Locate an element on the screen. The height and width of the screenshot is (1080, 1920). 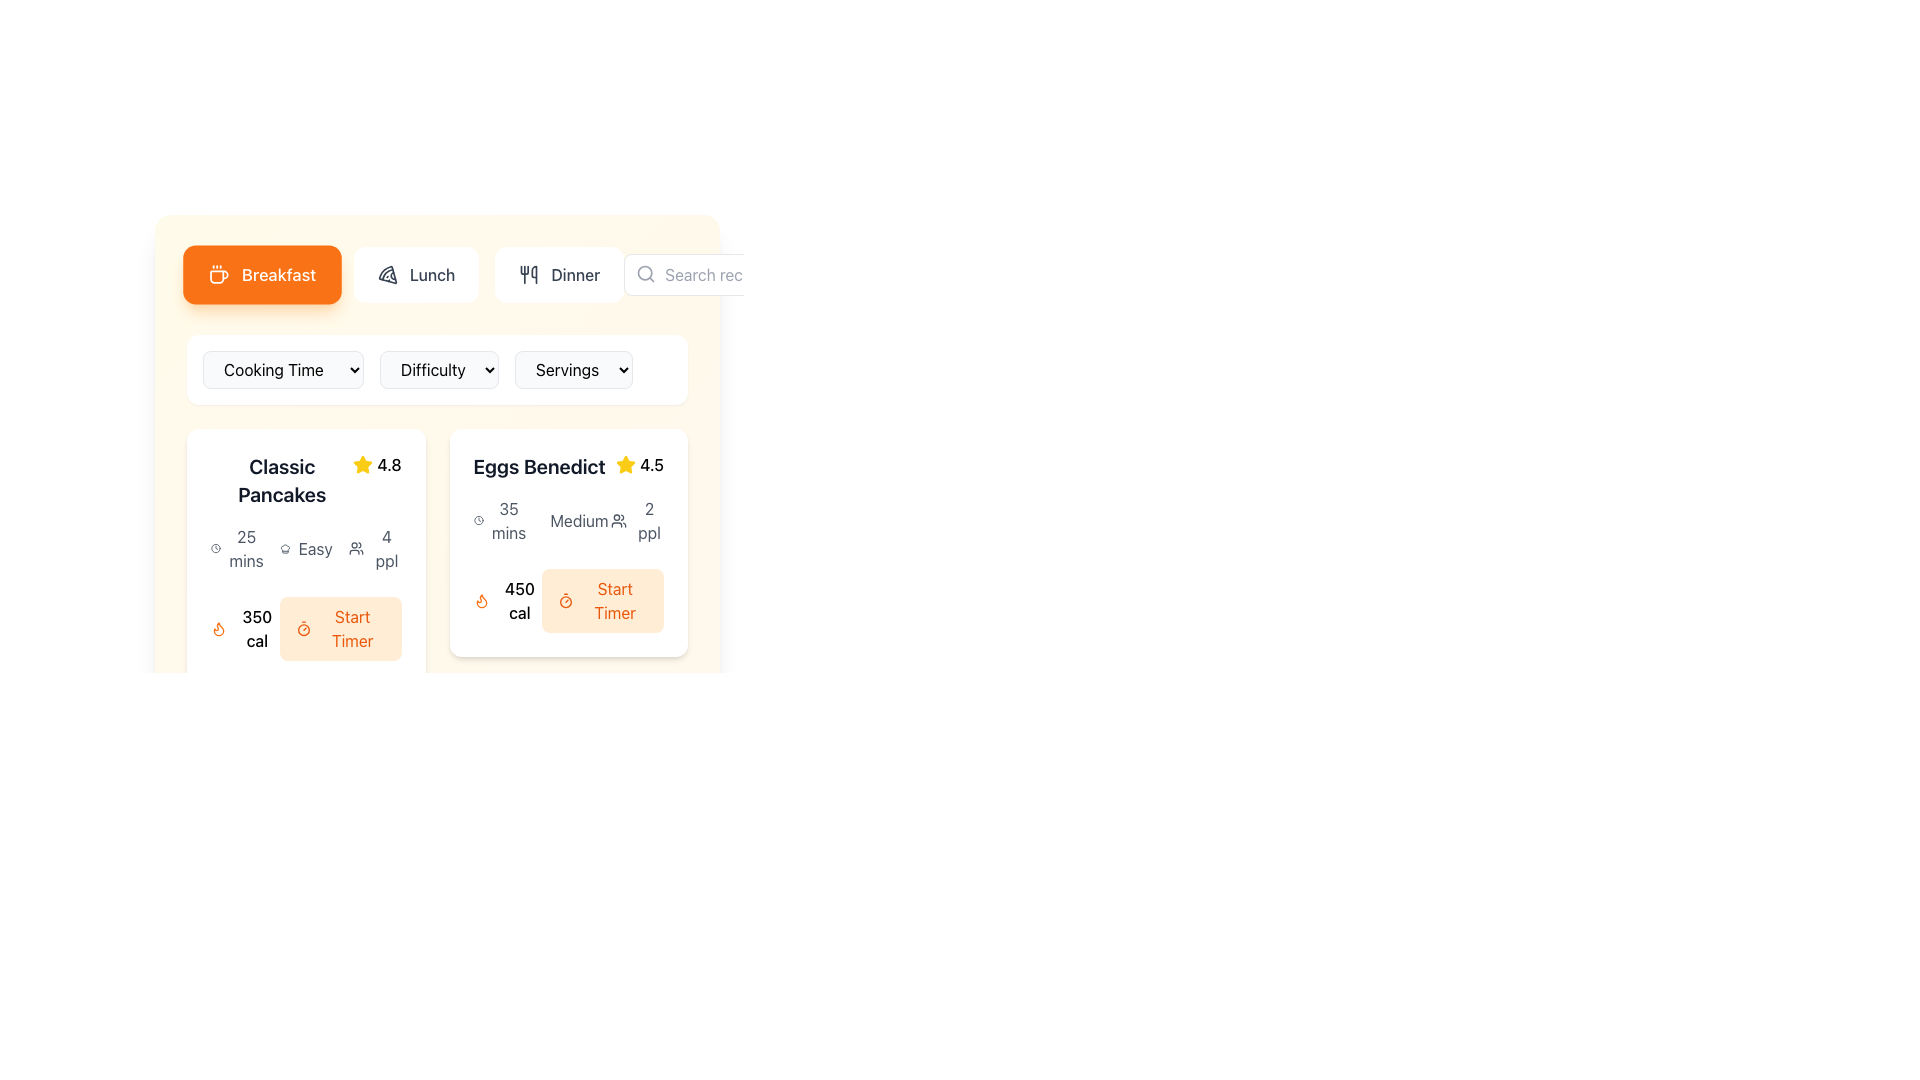
the visual appearance of the first star icon in the rating system located near the bottom-right corner of the 'Classic Pancakes' card is located at coordinates (363, 744).